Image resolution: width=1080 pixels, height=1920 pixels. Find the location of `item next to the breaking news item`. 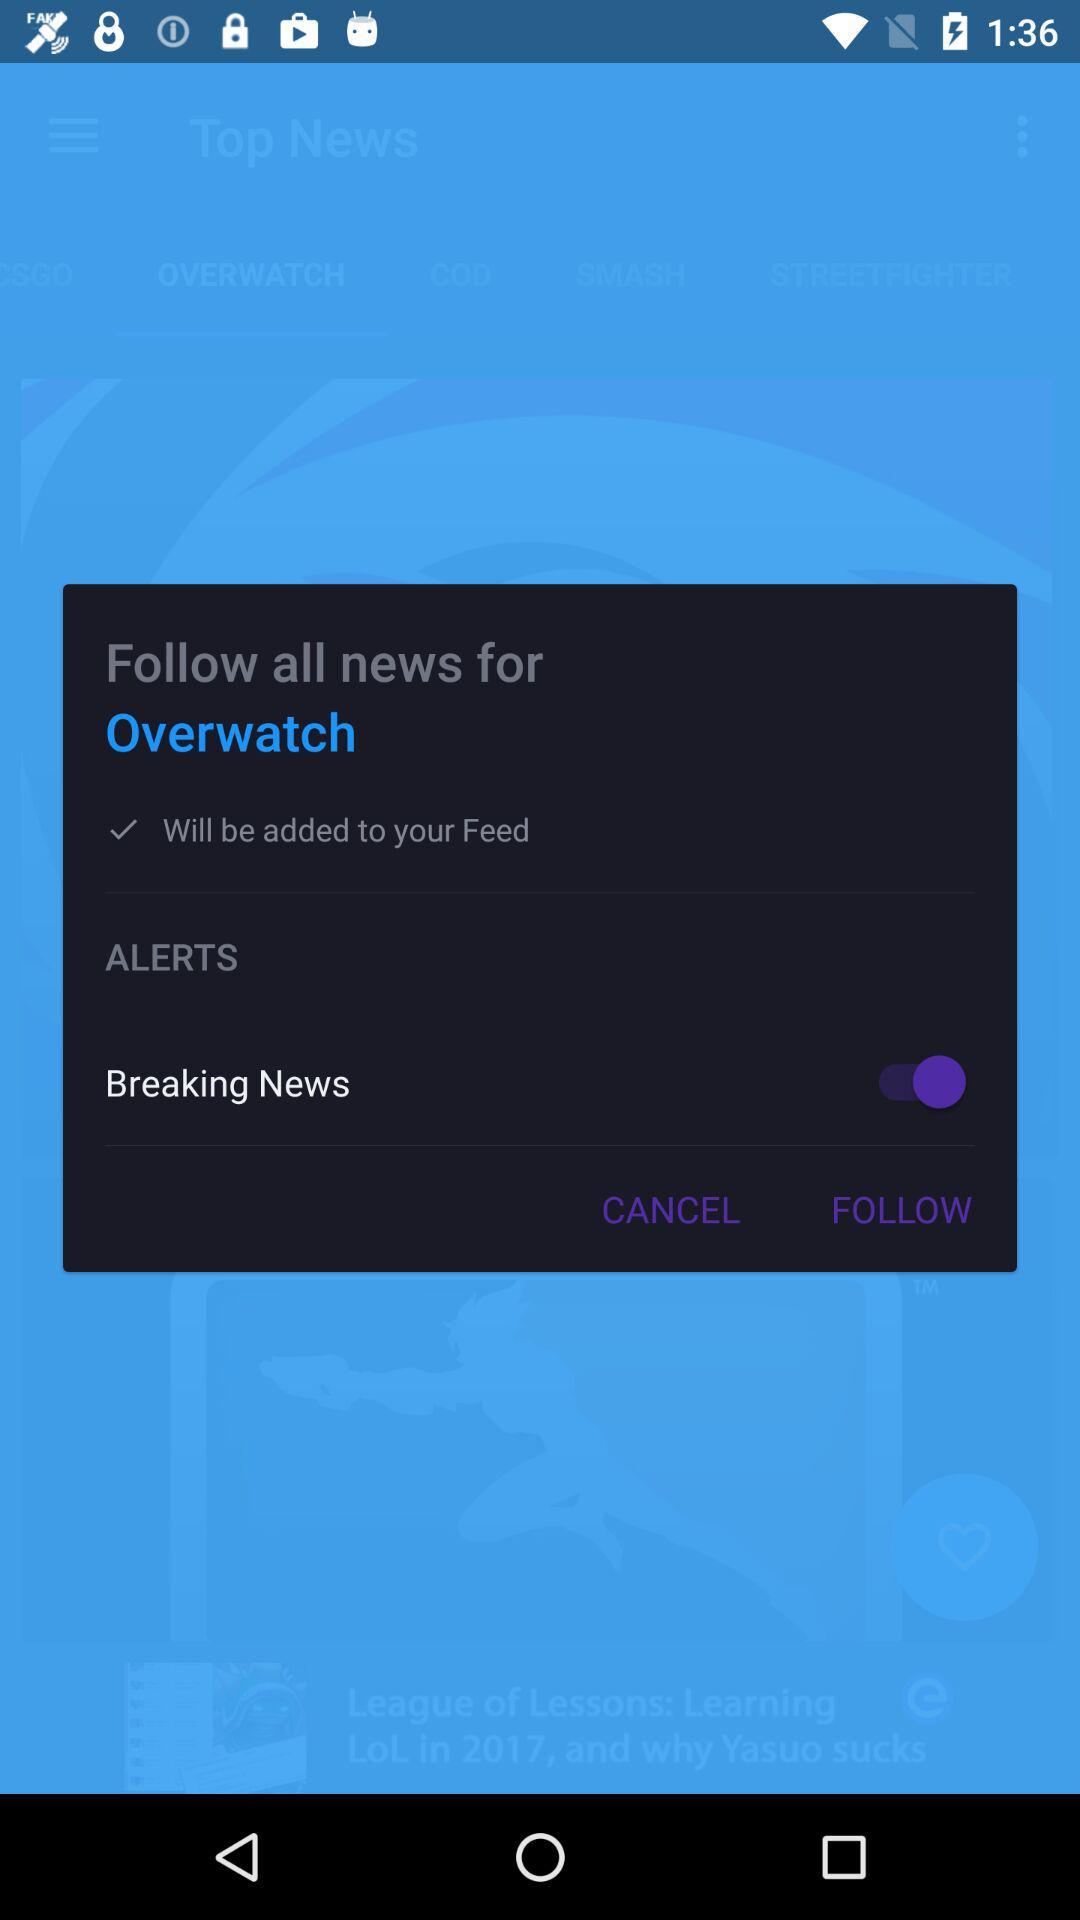

item next to the breaking news item is located at coordinates (912, 1080).